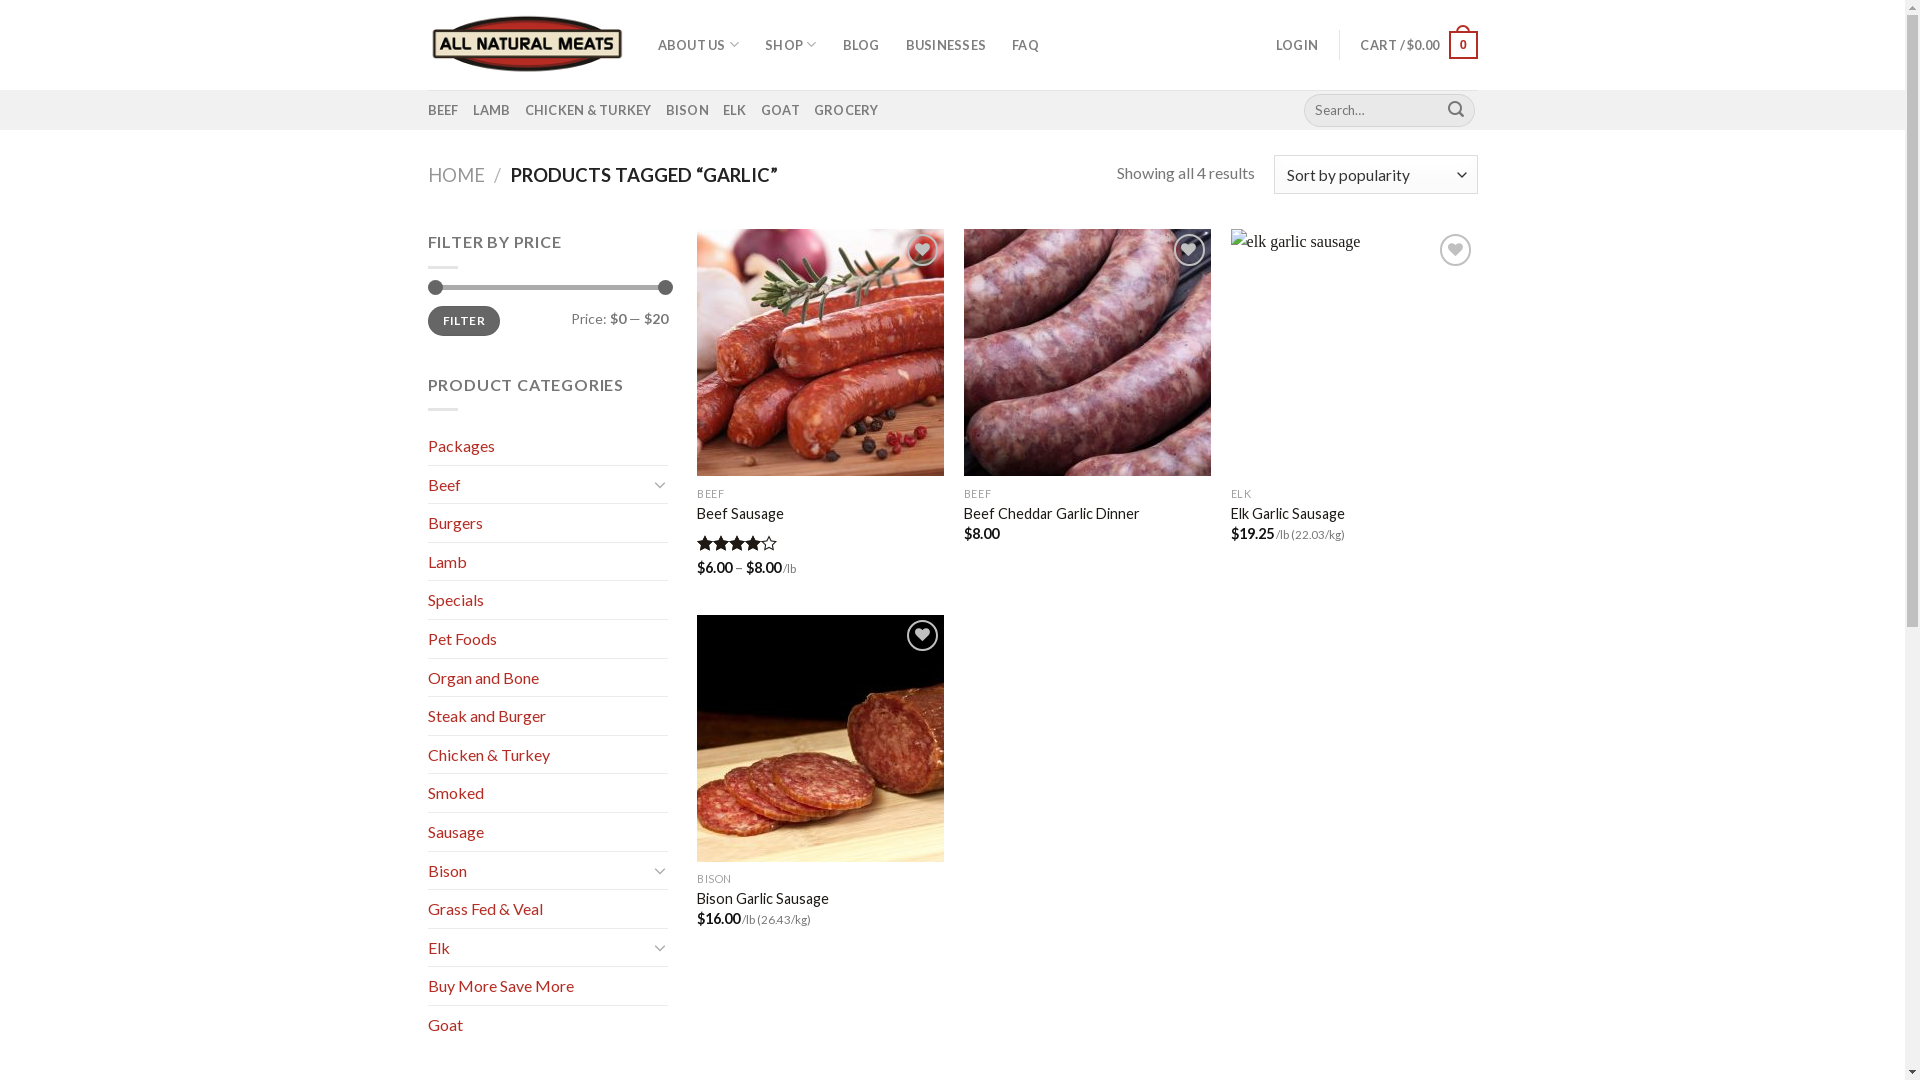 This screenshot has height=1080, width=1920. What do you see at coordinates (699, 45) in the screenshot?
I see `'ABOUT US'` at bounding box center [699, 45].